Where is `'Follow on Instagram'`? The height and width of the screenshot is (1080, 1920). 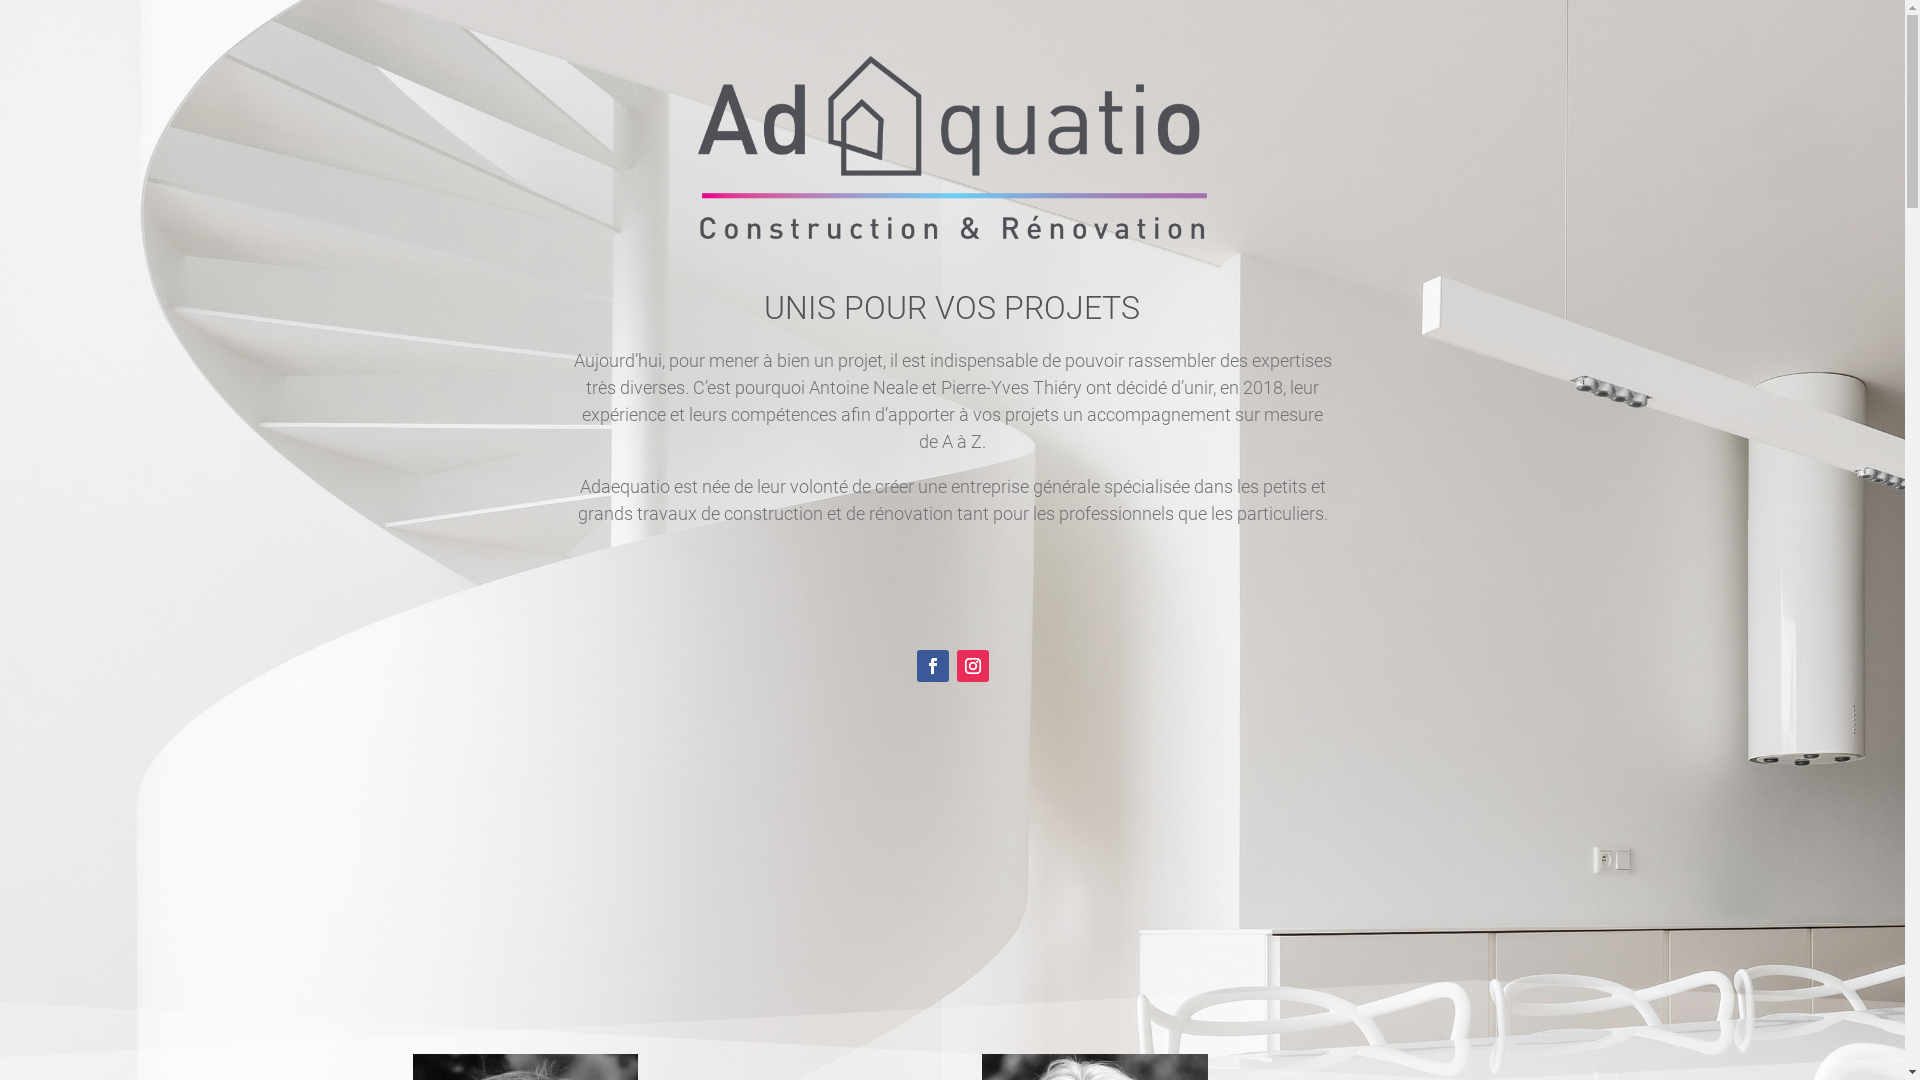
'Follow on Instagram' is located at coordinates (971, 666).